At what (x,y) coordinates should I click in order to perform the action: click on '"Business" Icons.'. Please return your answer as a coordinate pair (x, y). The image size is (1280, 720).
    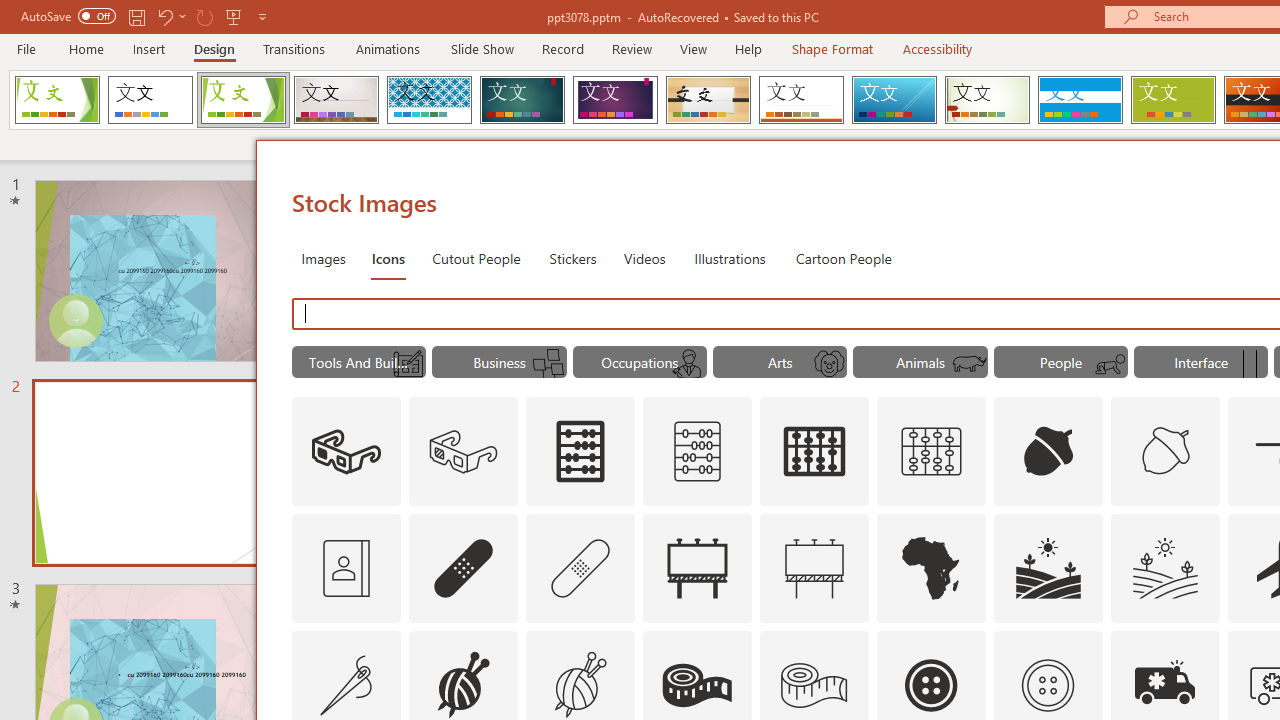
    Looking at the image, I should click on (499, 362).